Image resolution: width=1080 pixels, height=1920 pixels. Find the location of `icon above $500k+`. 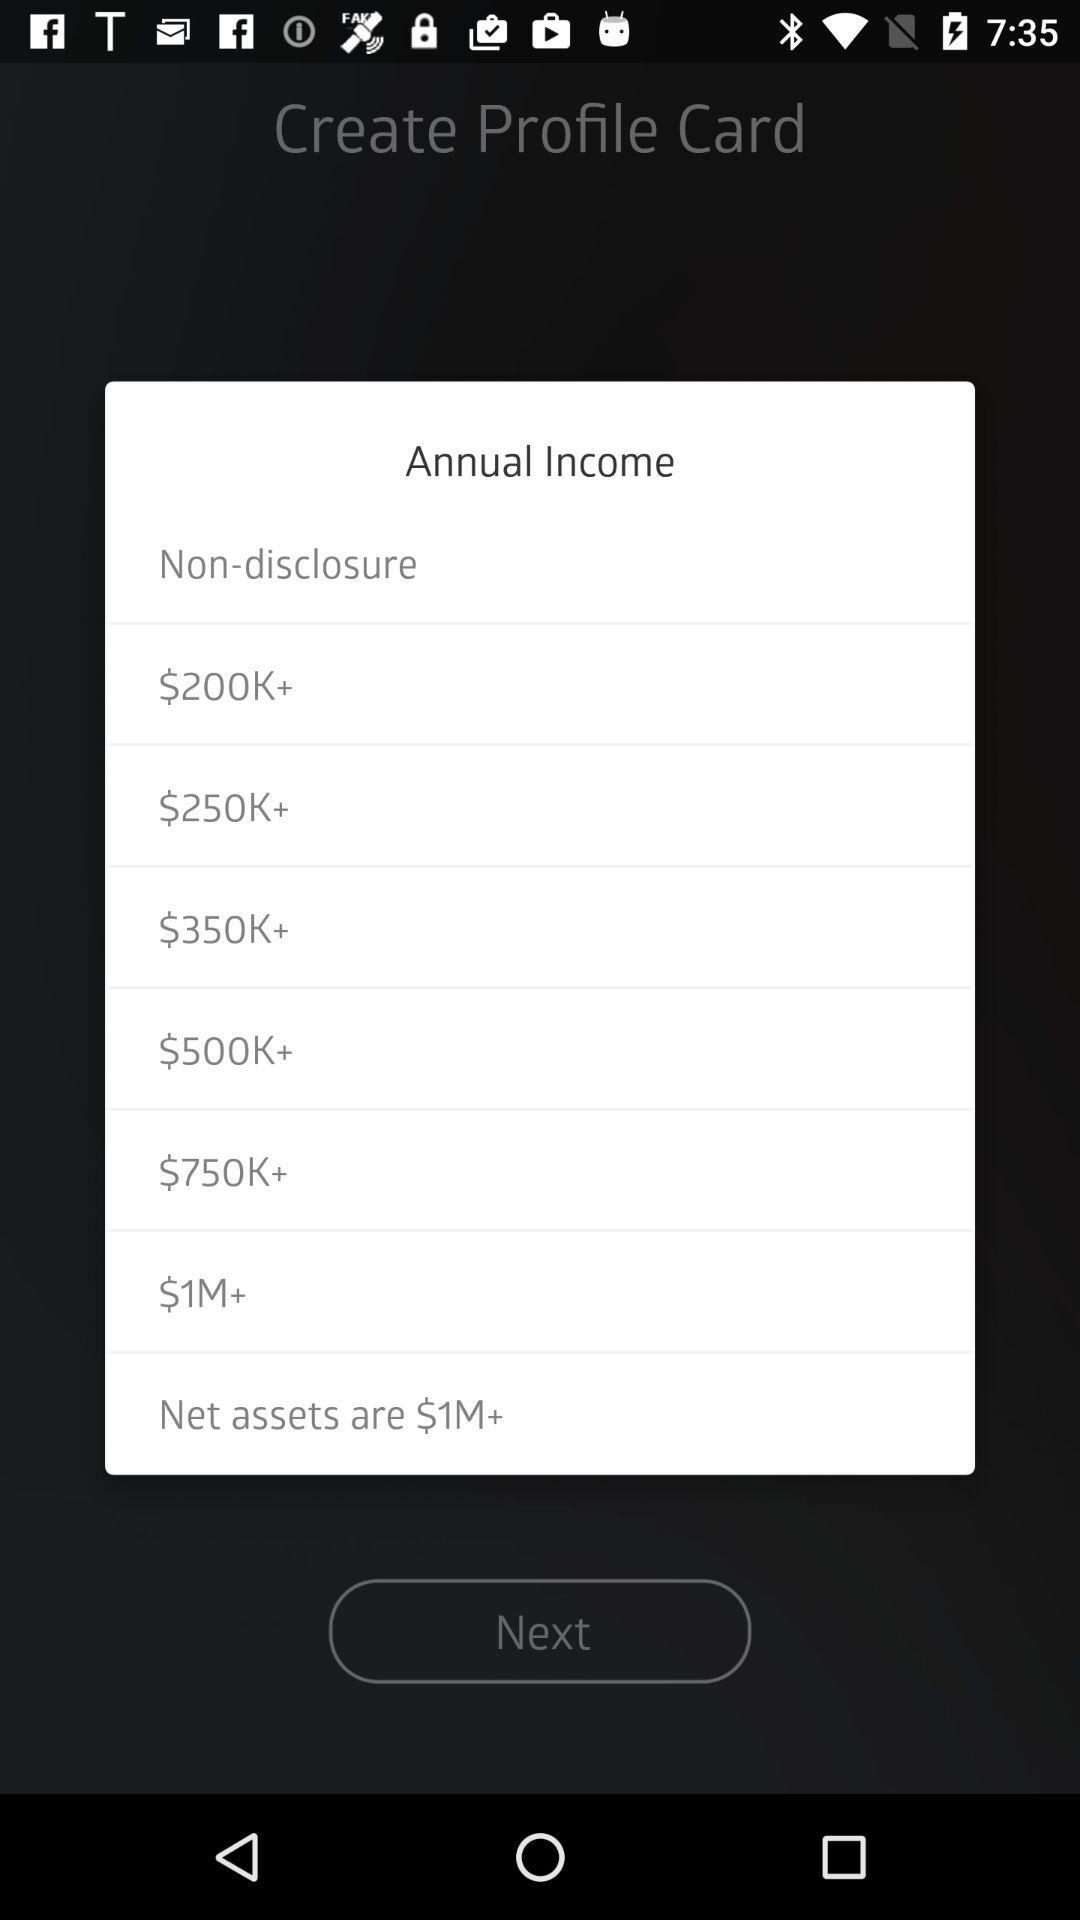

icon above $500k+ is located at coordinates (540, 925).